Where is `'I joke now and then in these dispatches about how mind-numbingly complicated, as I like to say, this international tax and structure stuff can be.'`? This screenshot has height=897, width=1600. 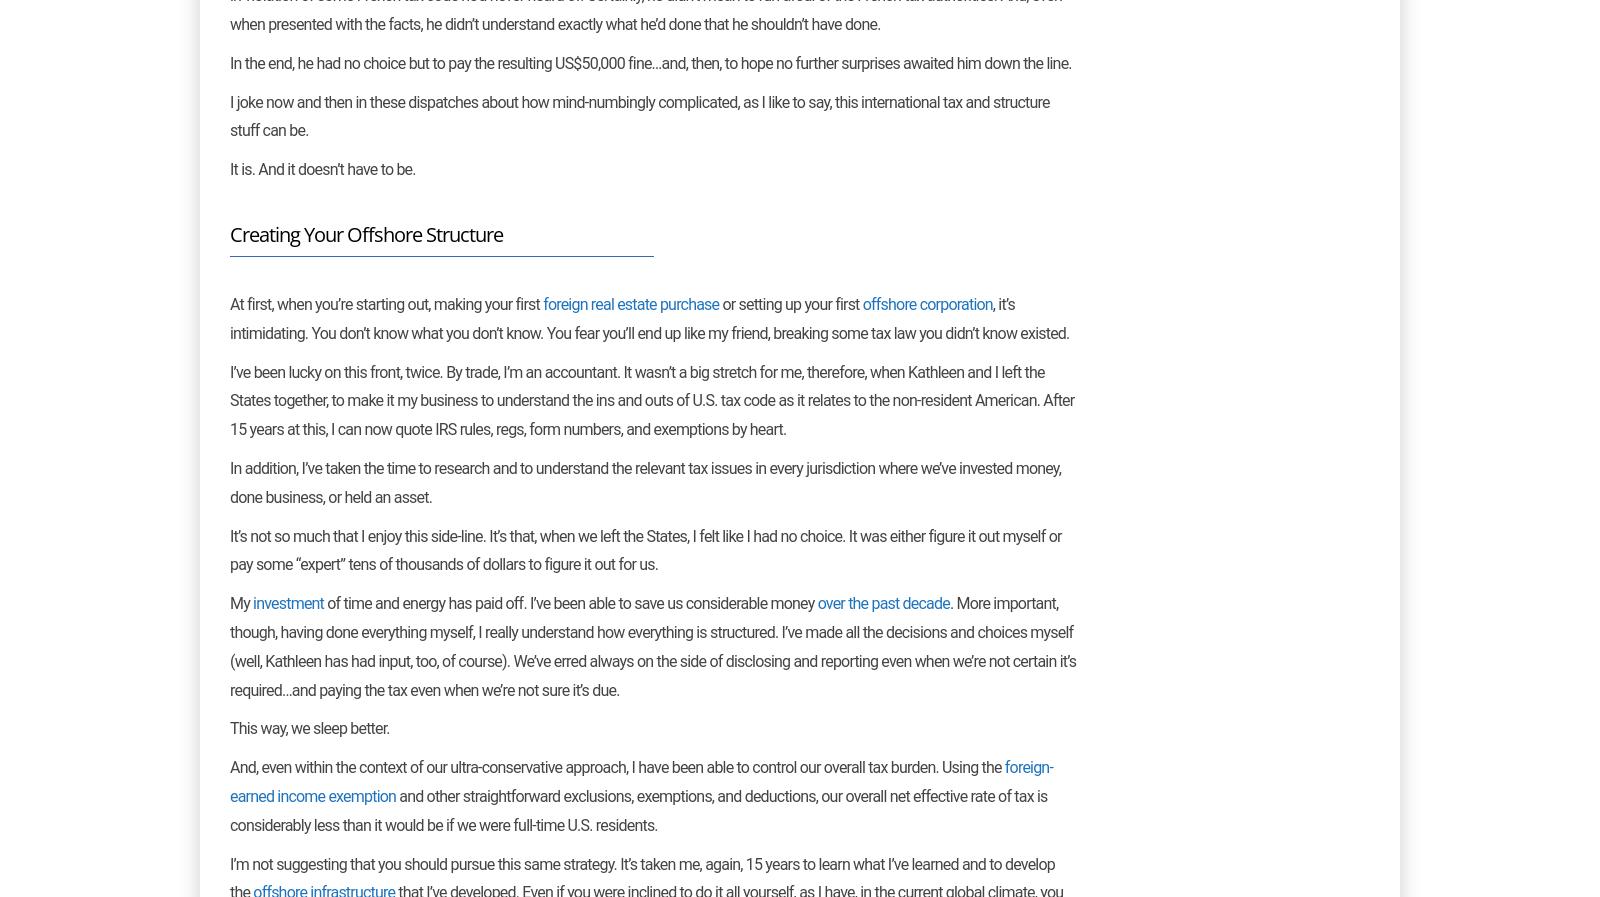 'I joke now and then in these dispatches about how mind-numbingly complicated, as I like to say, this international tax and structure stuff can be.' is located at coordinates (639, 114).